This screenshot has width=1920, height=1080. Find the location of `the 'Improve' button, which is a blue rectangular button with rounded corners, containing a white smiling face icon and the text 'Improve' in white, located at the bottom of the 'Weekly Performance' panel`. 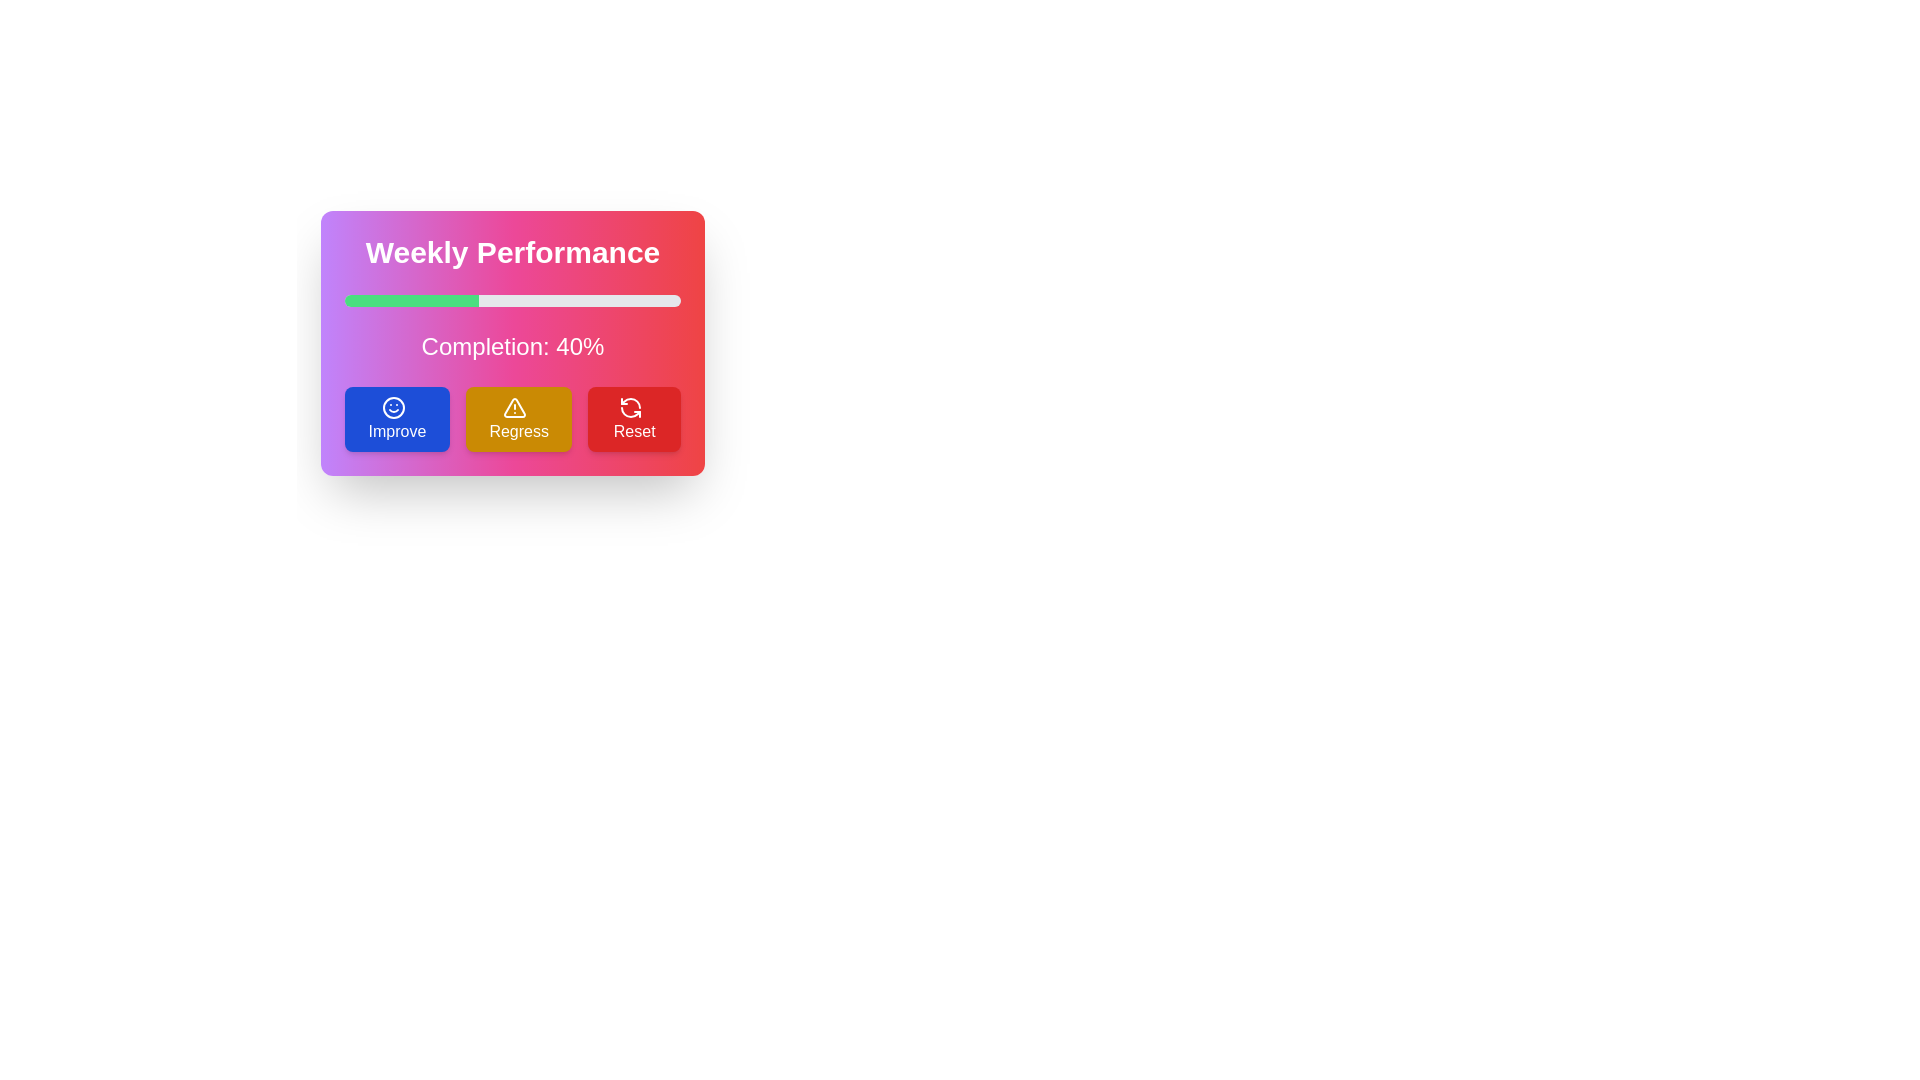

the 'Improve' button, which is a blue rectangular button with rounded corners, containing a white smiling face icon and the text 'Improve' in white, located at the bottom of the 'Weekly Performance' panel is located at coordinates (397, 418).